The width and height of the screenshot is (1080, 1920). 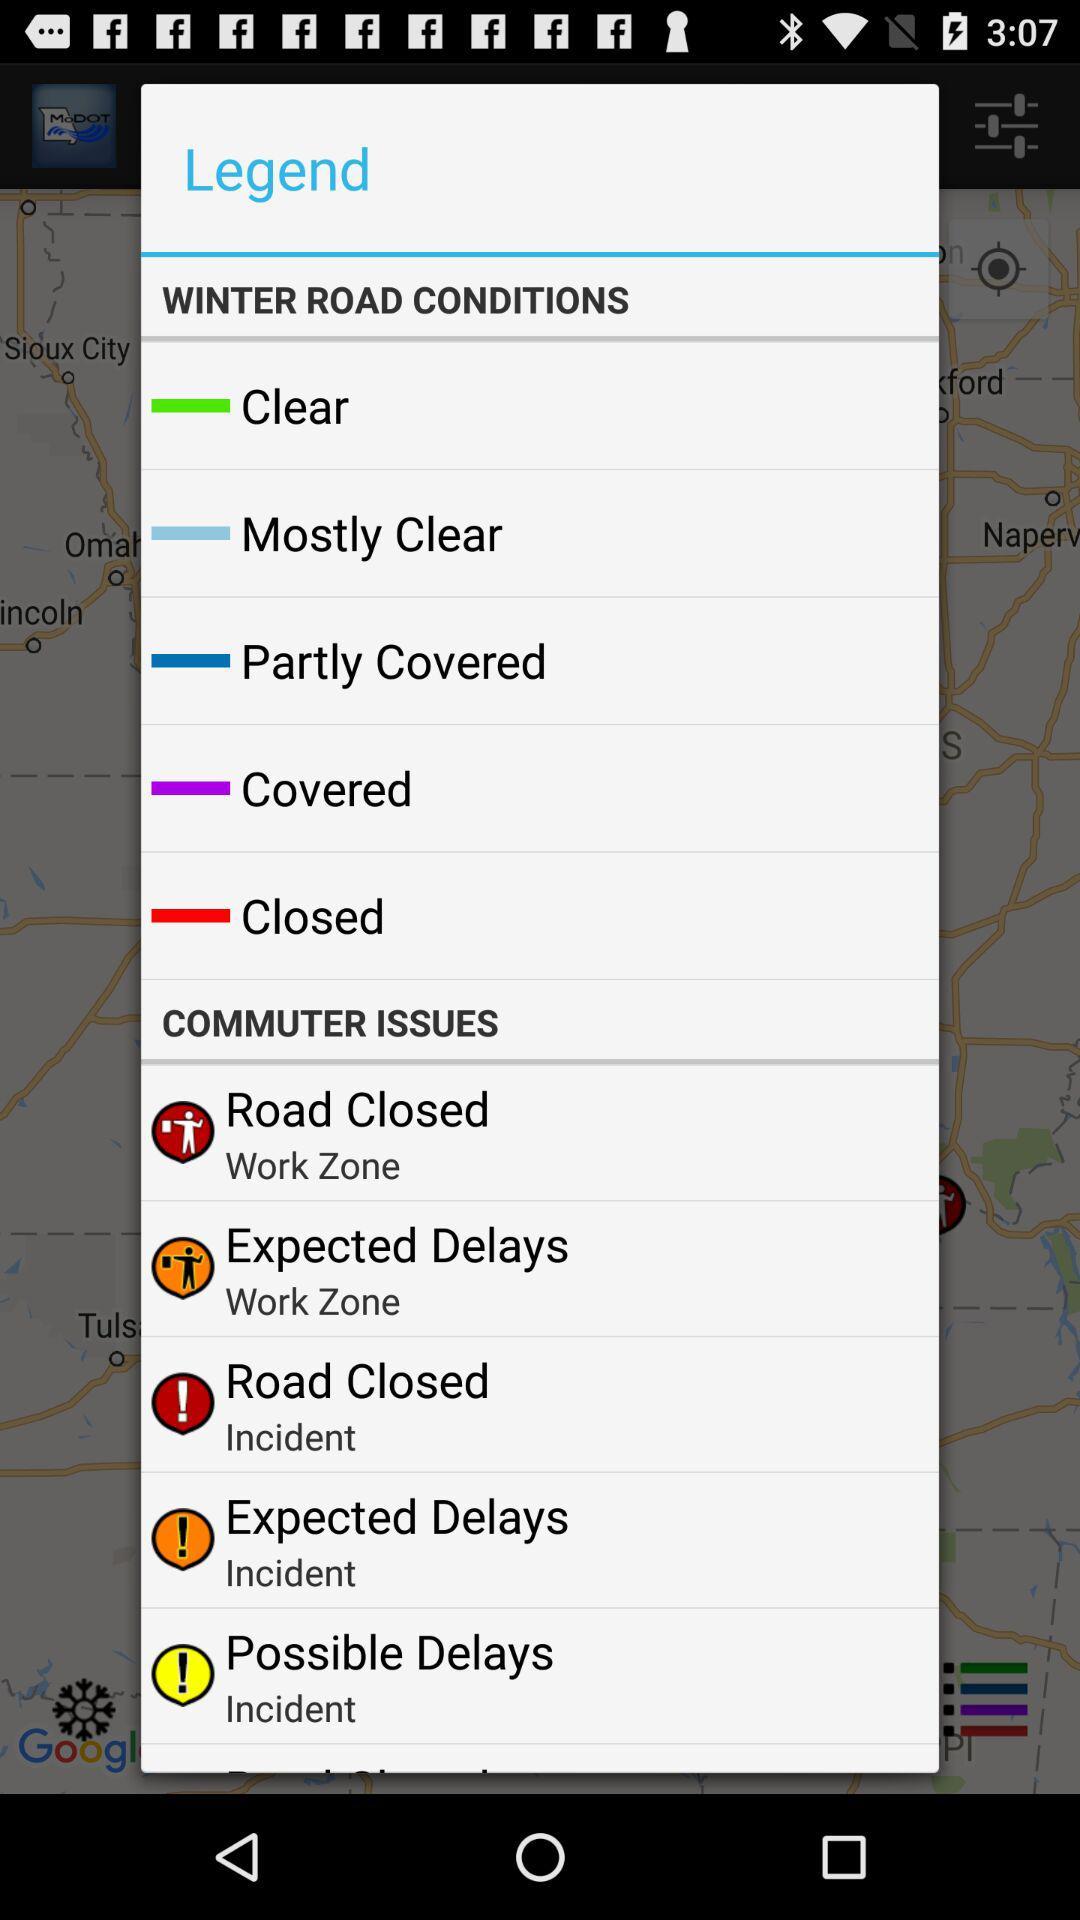 I want to click on the icon below the winter road conditions, so click(x=874, y=404).